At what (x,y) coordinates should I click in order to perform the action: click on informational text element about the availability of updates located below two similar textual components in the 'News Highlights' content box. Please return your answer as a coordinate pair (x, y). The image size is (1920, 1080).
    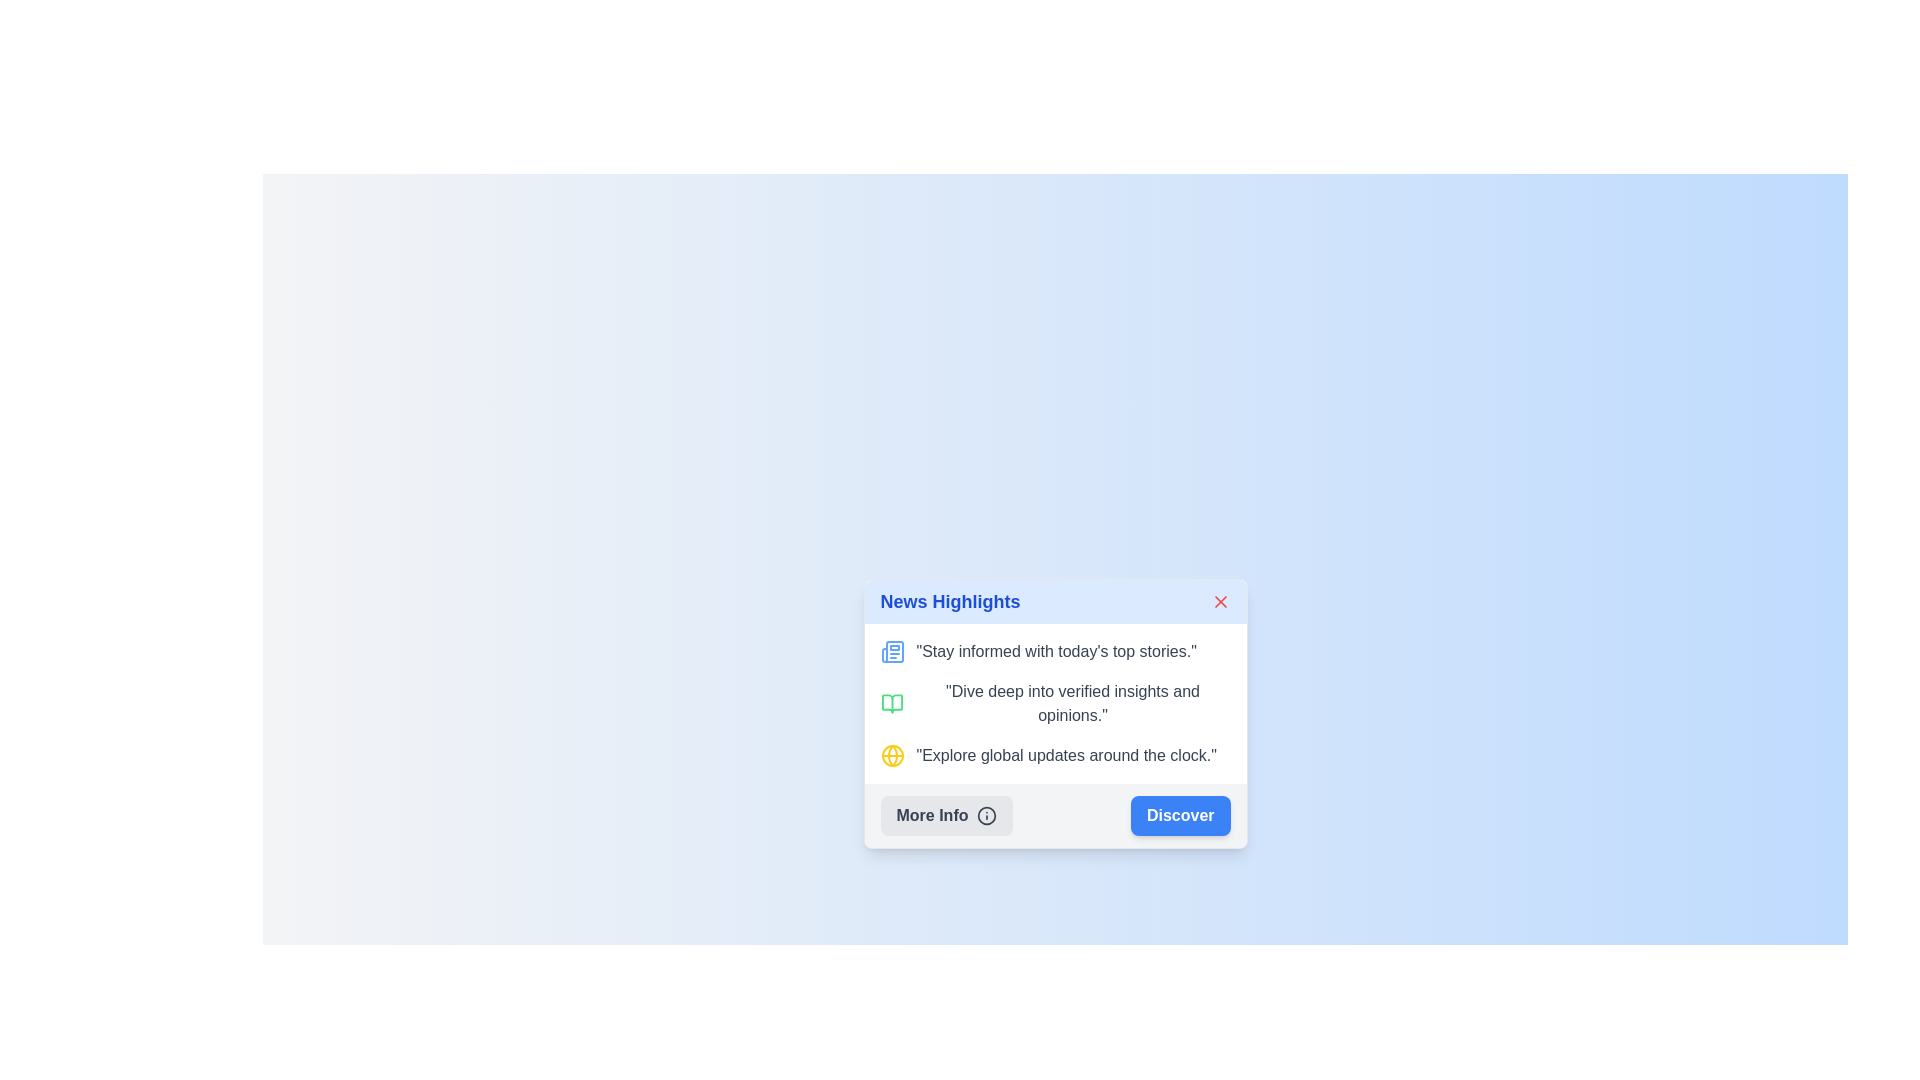
    Looking at the image, I should click on (1065, 756).